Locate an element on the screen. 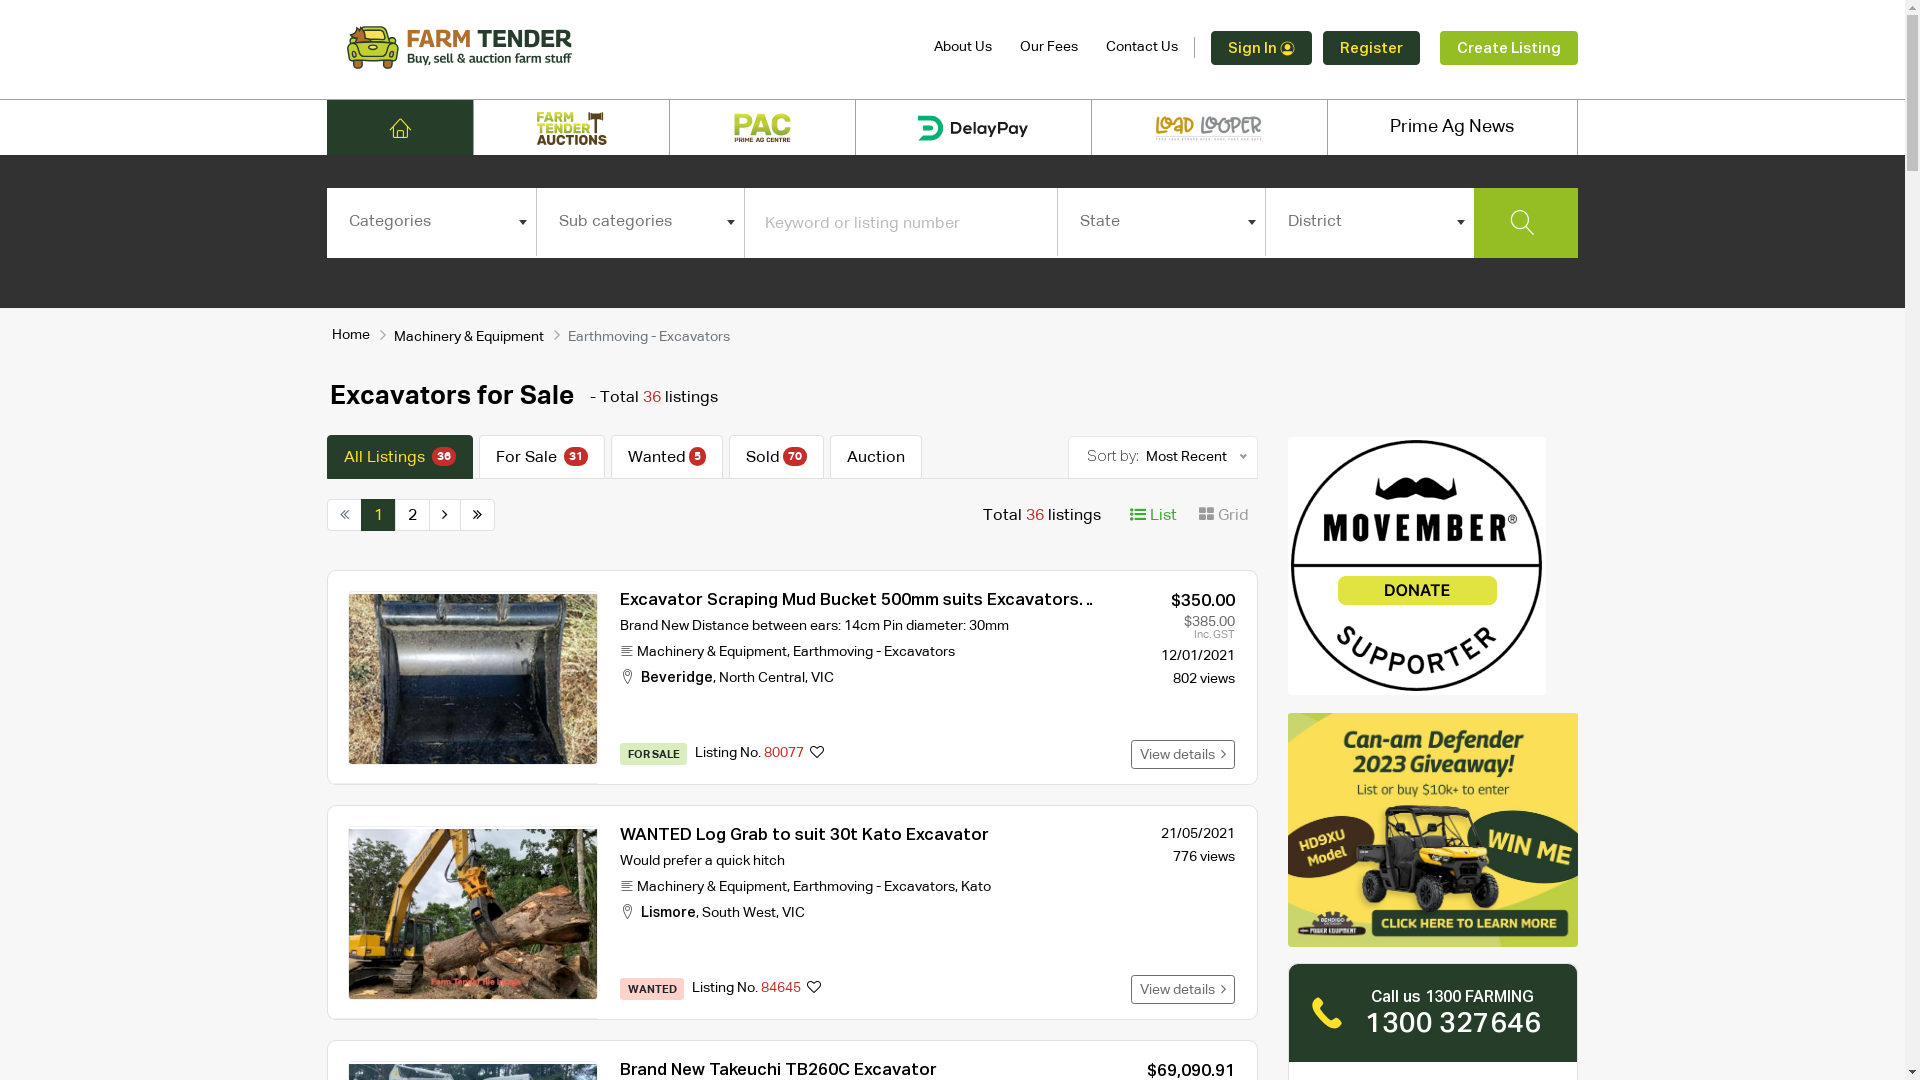 The width and height of the screenshot is (1920, 1080). 'View details  ' is located at coordinates (1182, 754).